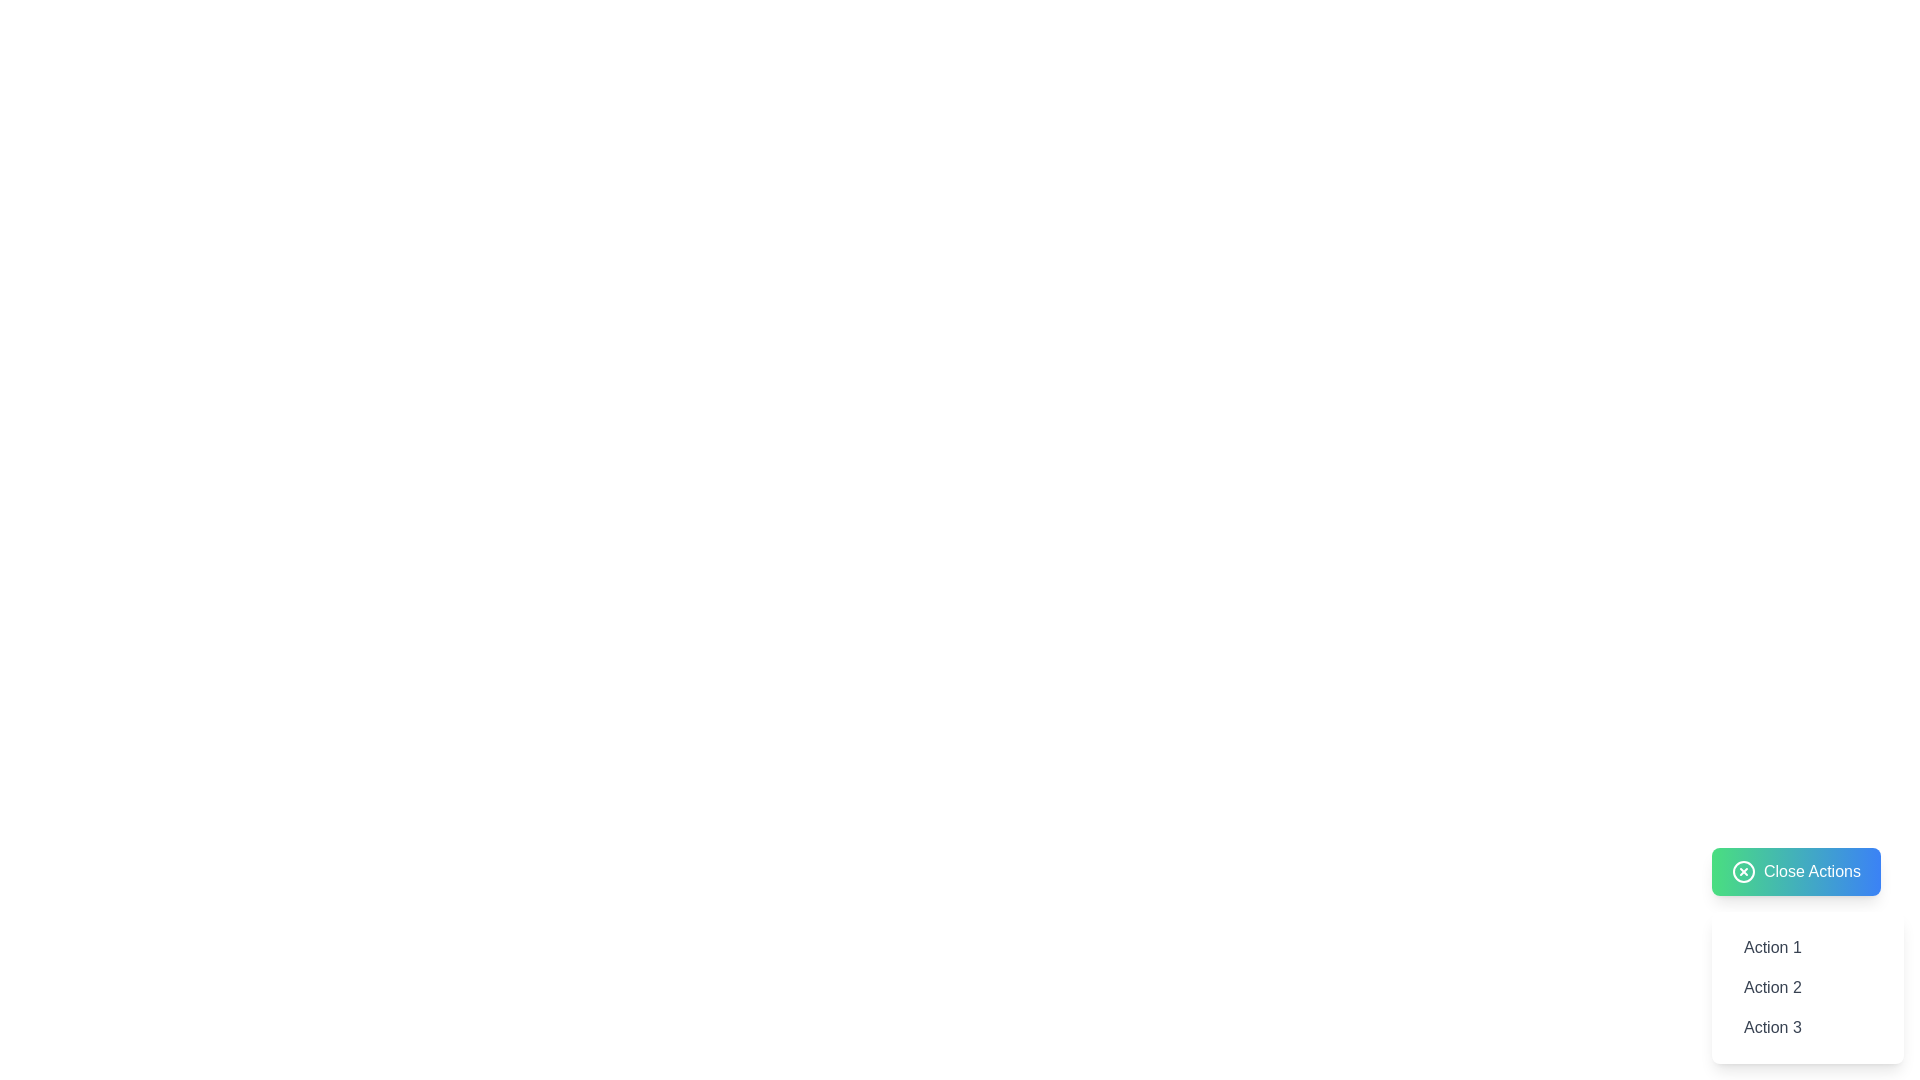 This screenshot has width=1920, height=1080. I want to click on the 'Action 2' button, which is the second option in a vertical list of three items, so click(1808, 986).